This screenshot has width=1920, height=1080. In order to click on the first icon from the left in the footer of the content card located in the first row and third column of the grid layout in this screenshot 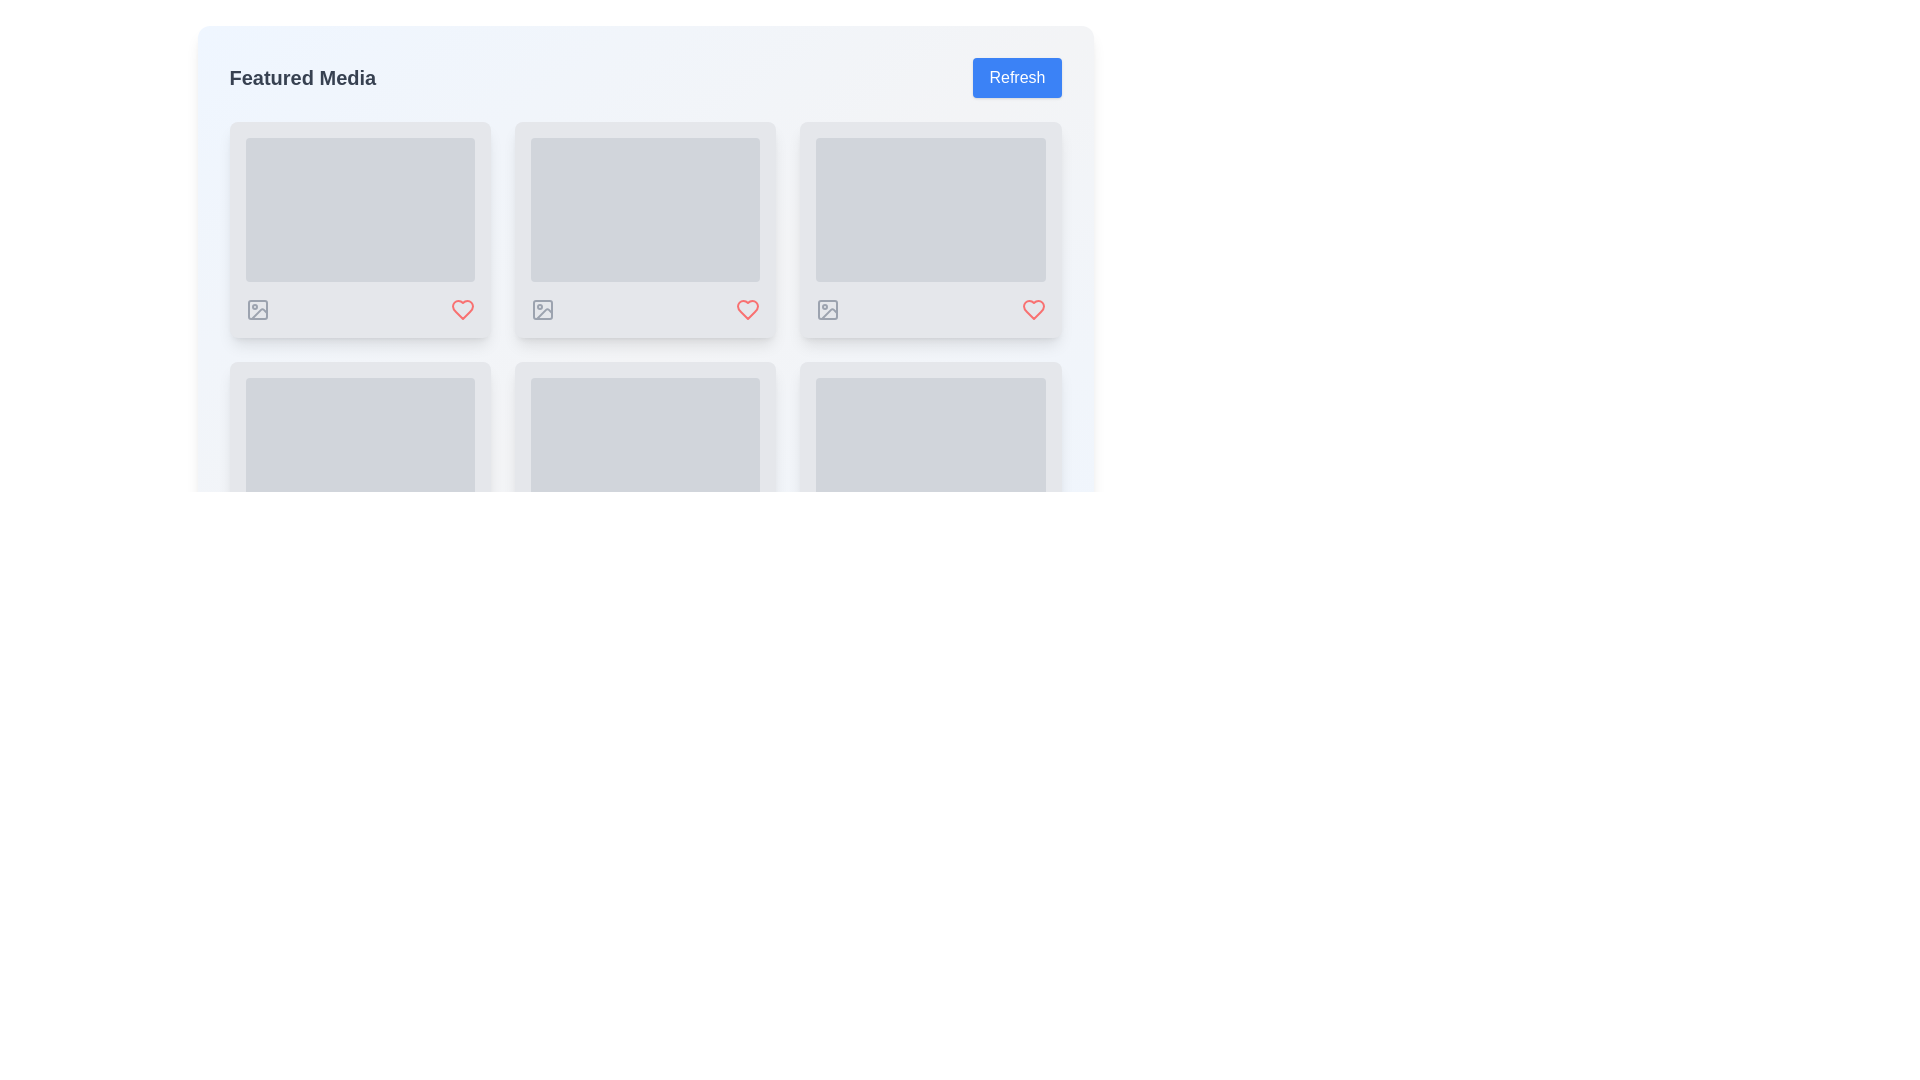, I will do `click(828, 309)`.